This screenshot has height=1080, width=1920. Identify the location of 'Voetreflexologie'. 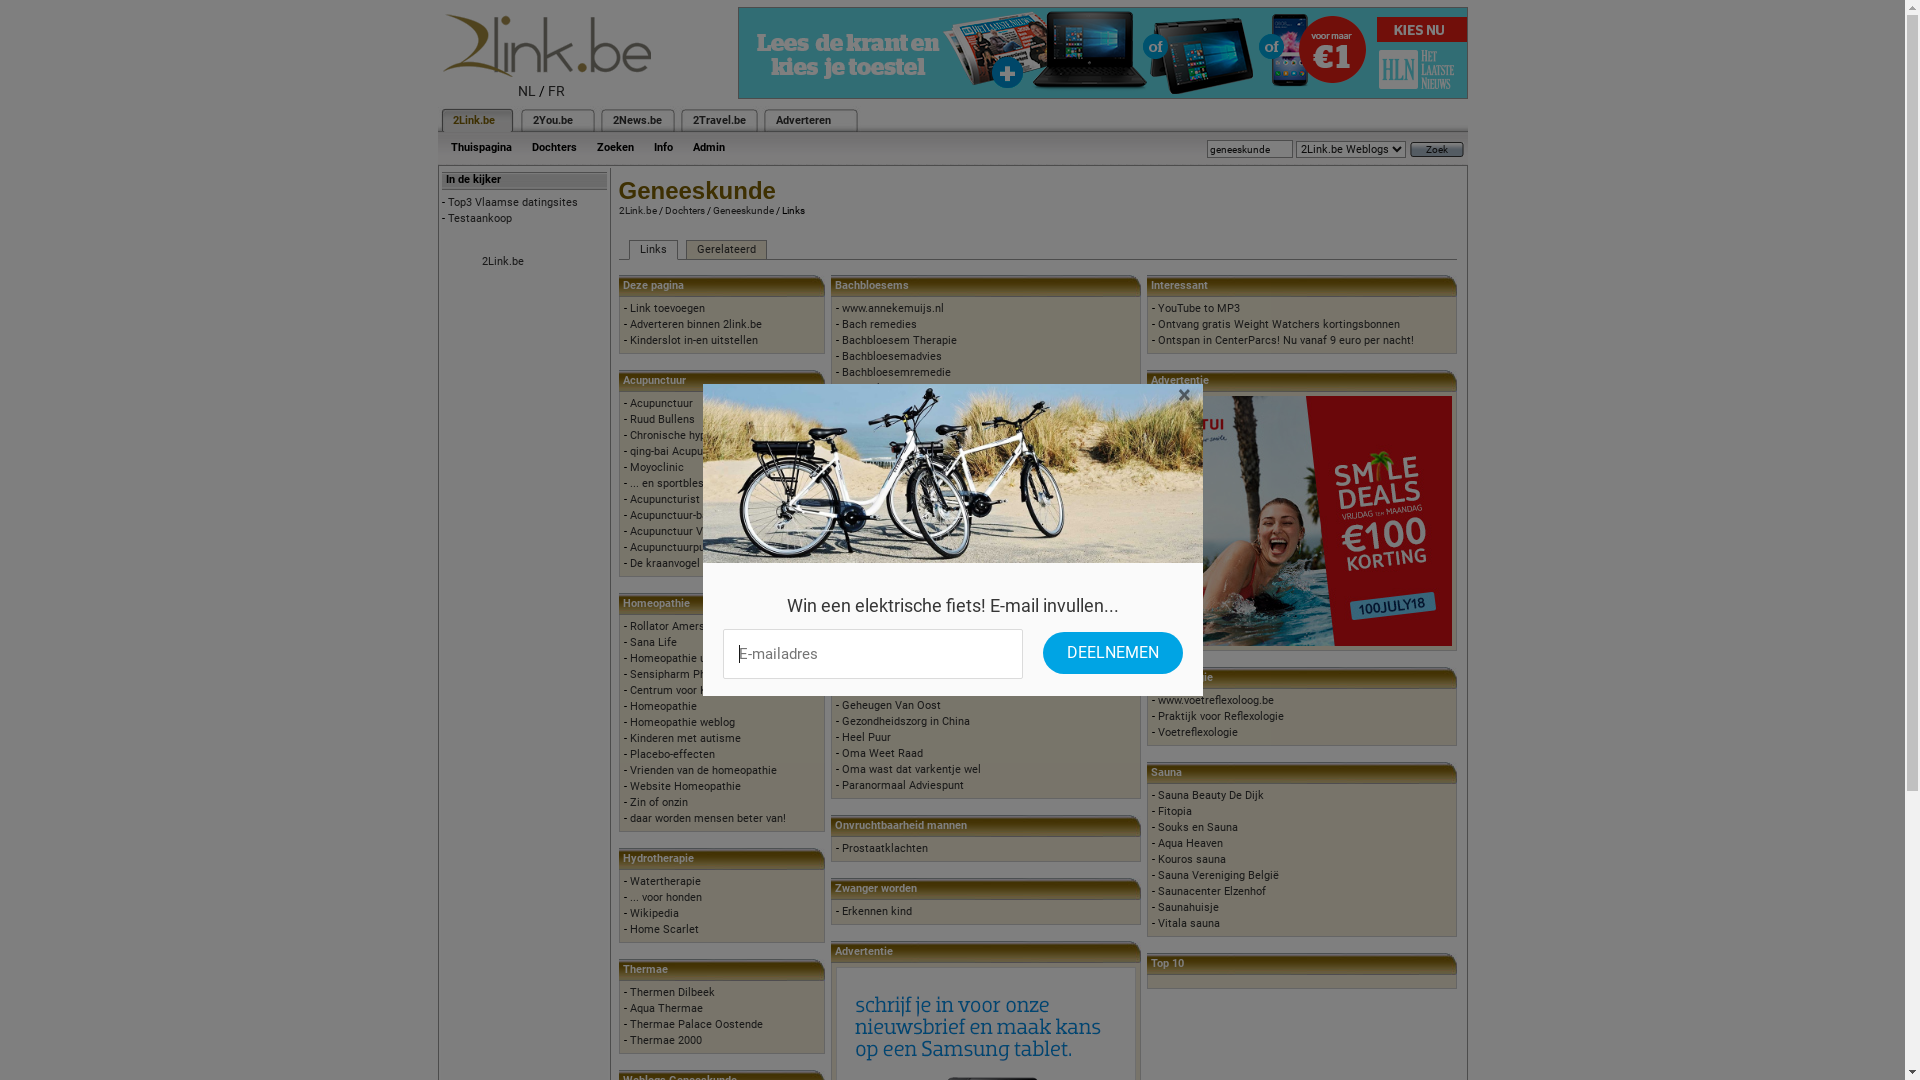
(1157, 732).